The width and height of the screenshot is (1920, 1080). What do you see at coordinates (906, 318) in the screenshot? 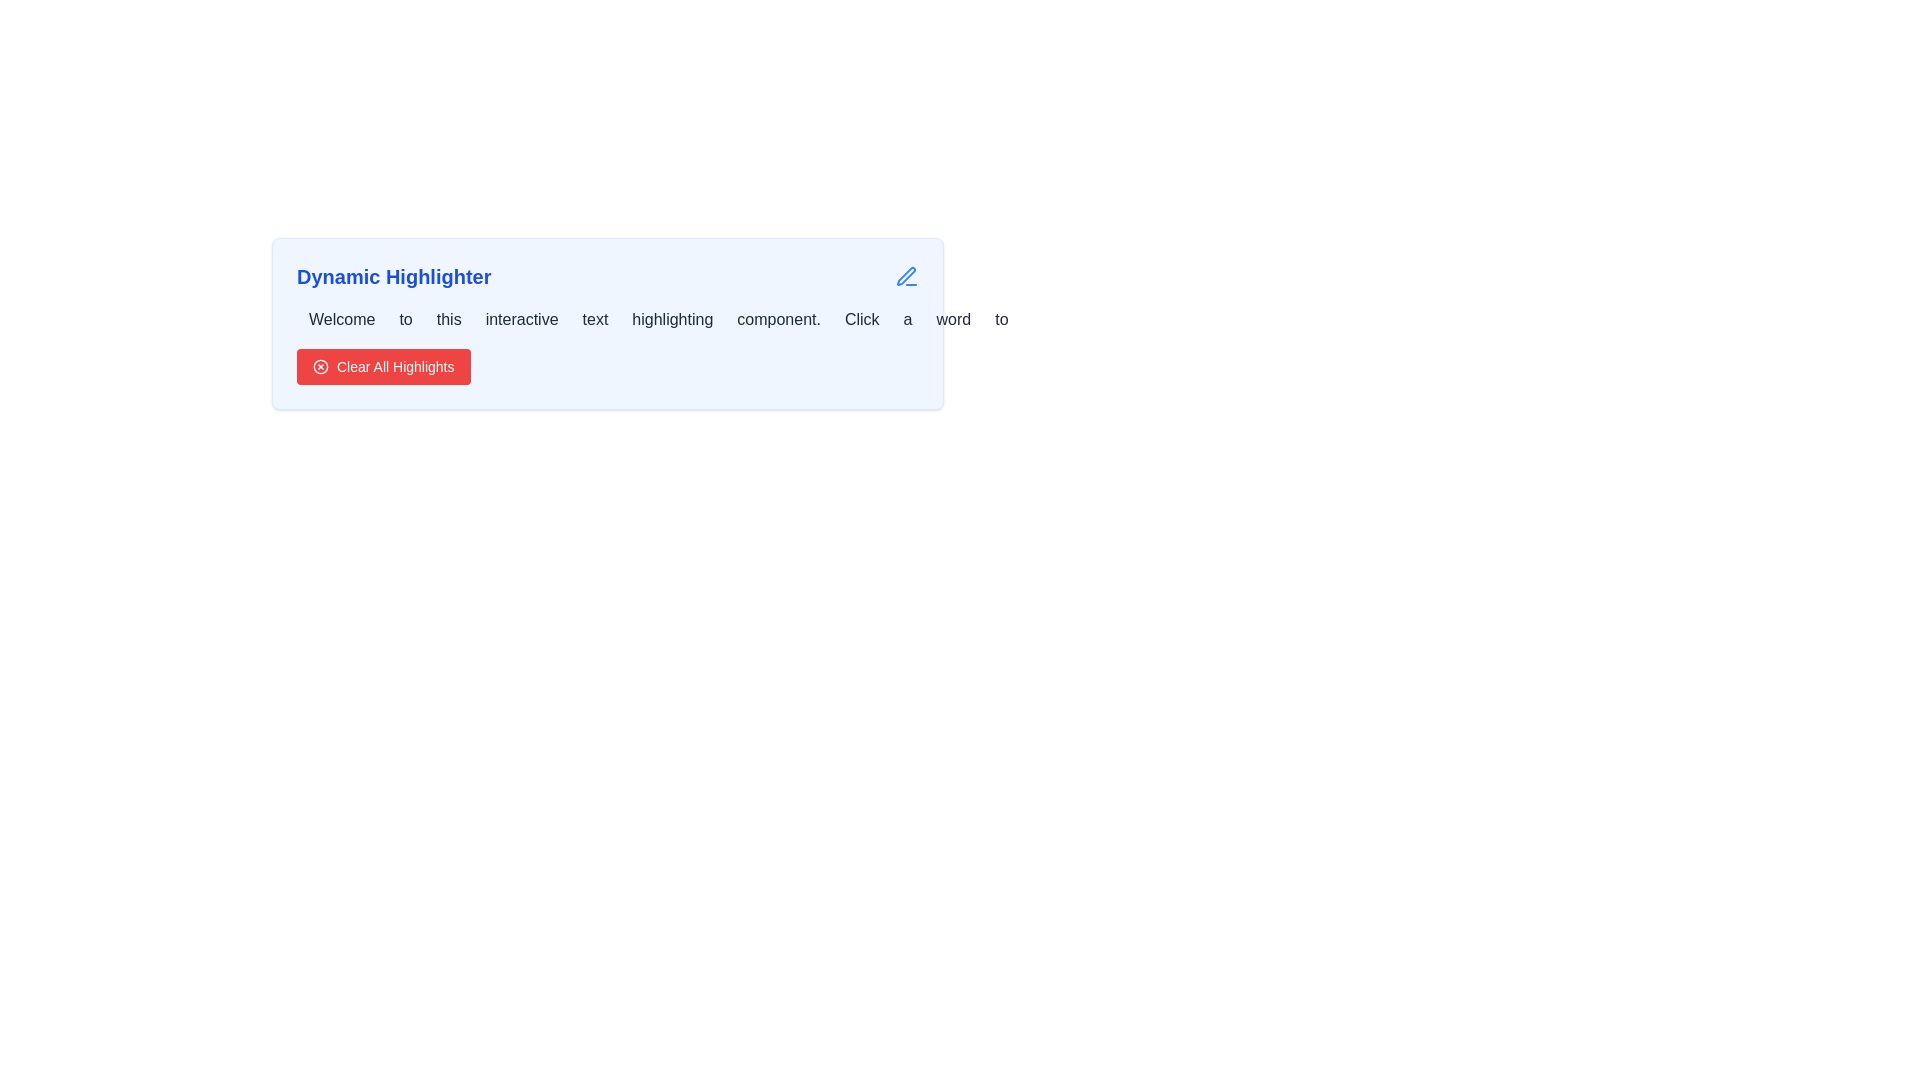
I see `the interactive text word, which is the 9th word in the sentence under the 'Dynamic Highlighter' header, to potentially highlight or select it` at bounding box center [906, 318].